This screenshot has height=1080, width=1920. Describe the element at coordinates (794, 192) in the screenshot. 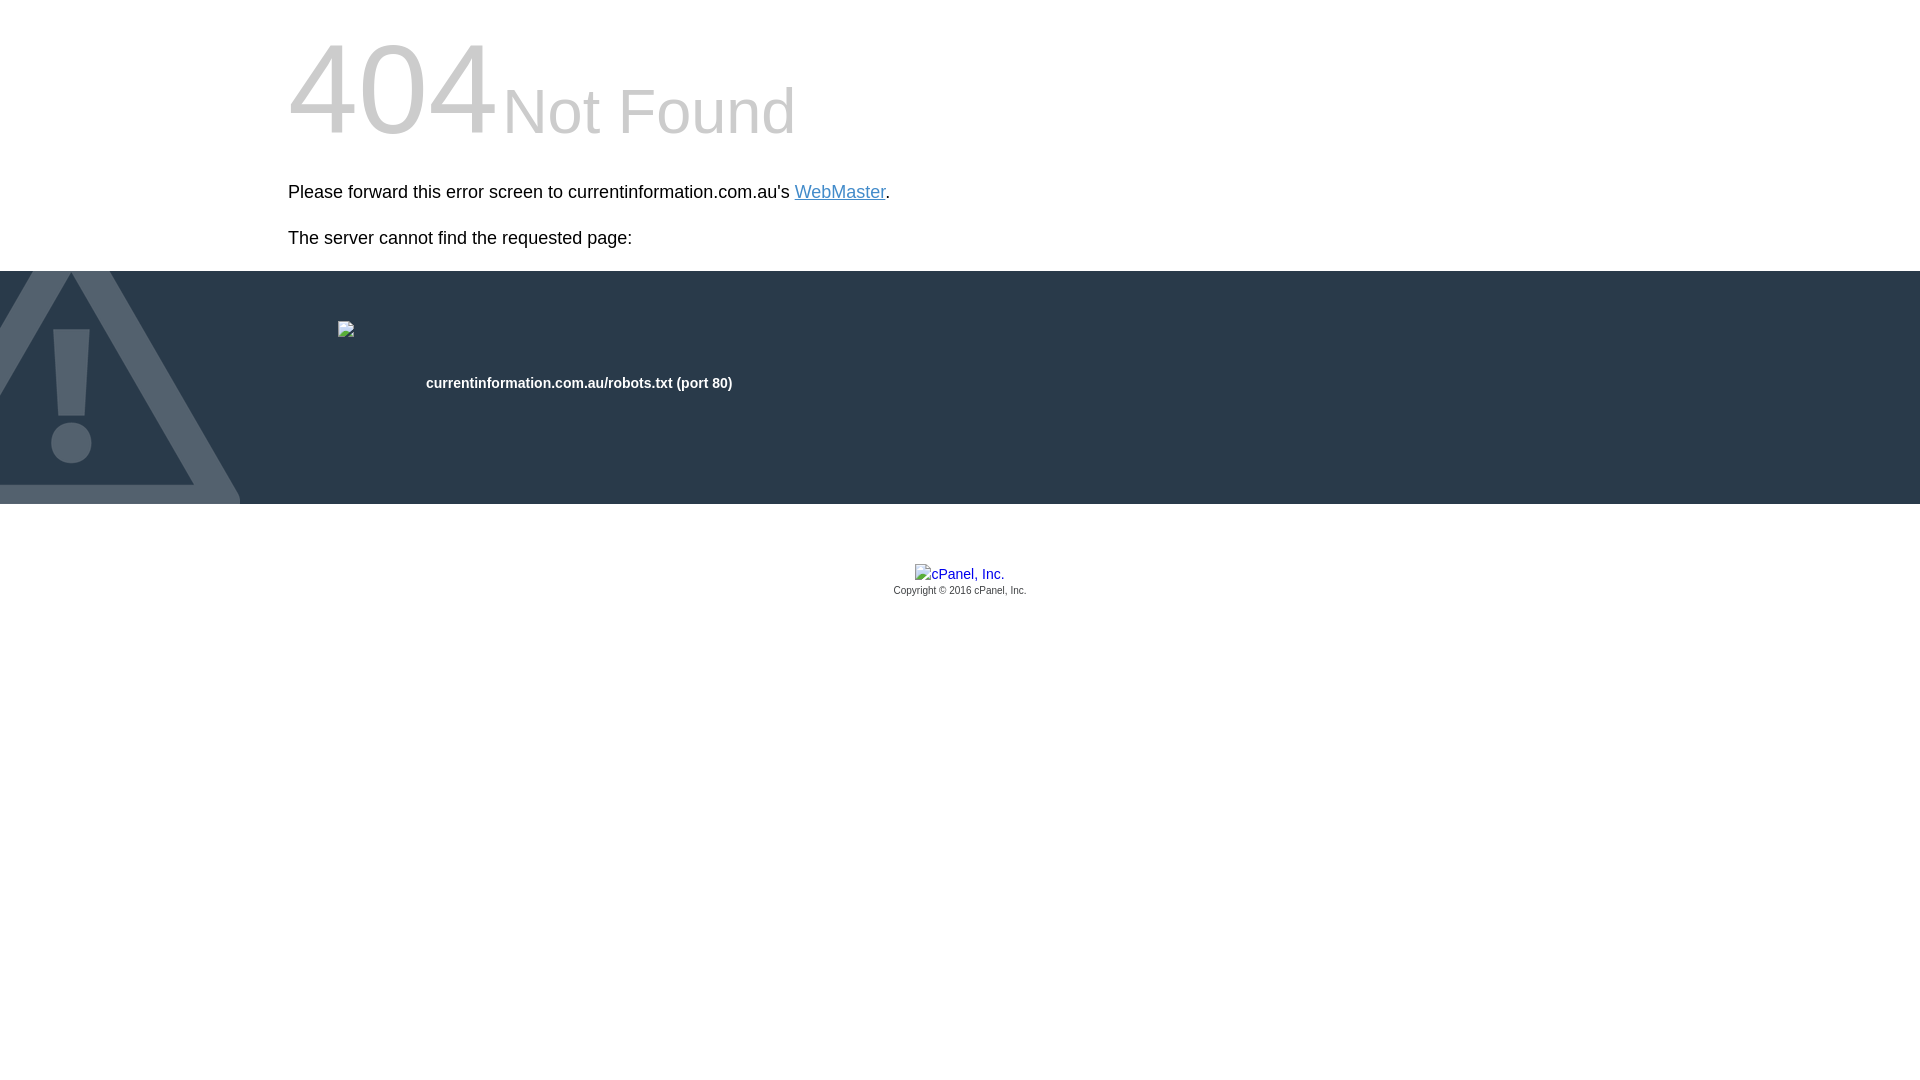

I see `'WebMaster'` at that location.